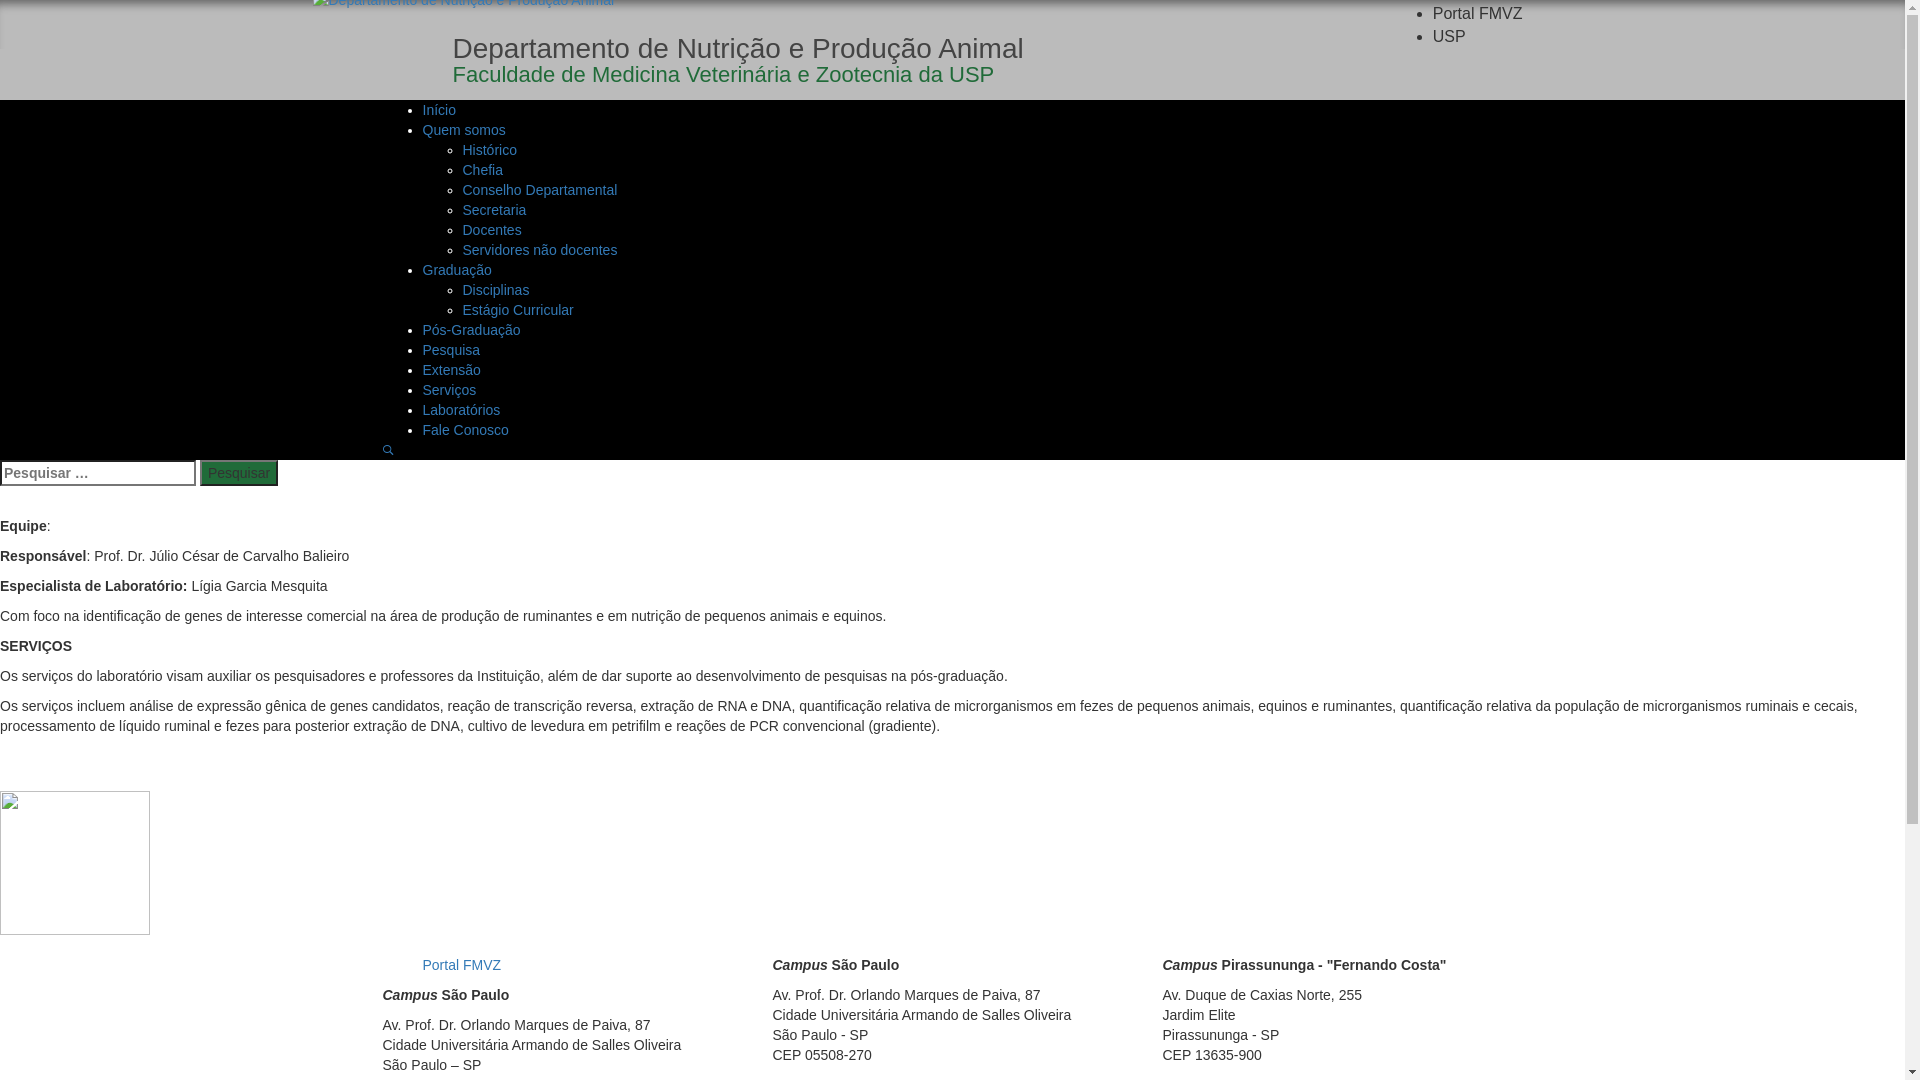  I want to click on 'Fale Conosco', so click(464, 428).